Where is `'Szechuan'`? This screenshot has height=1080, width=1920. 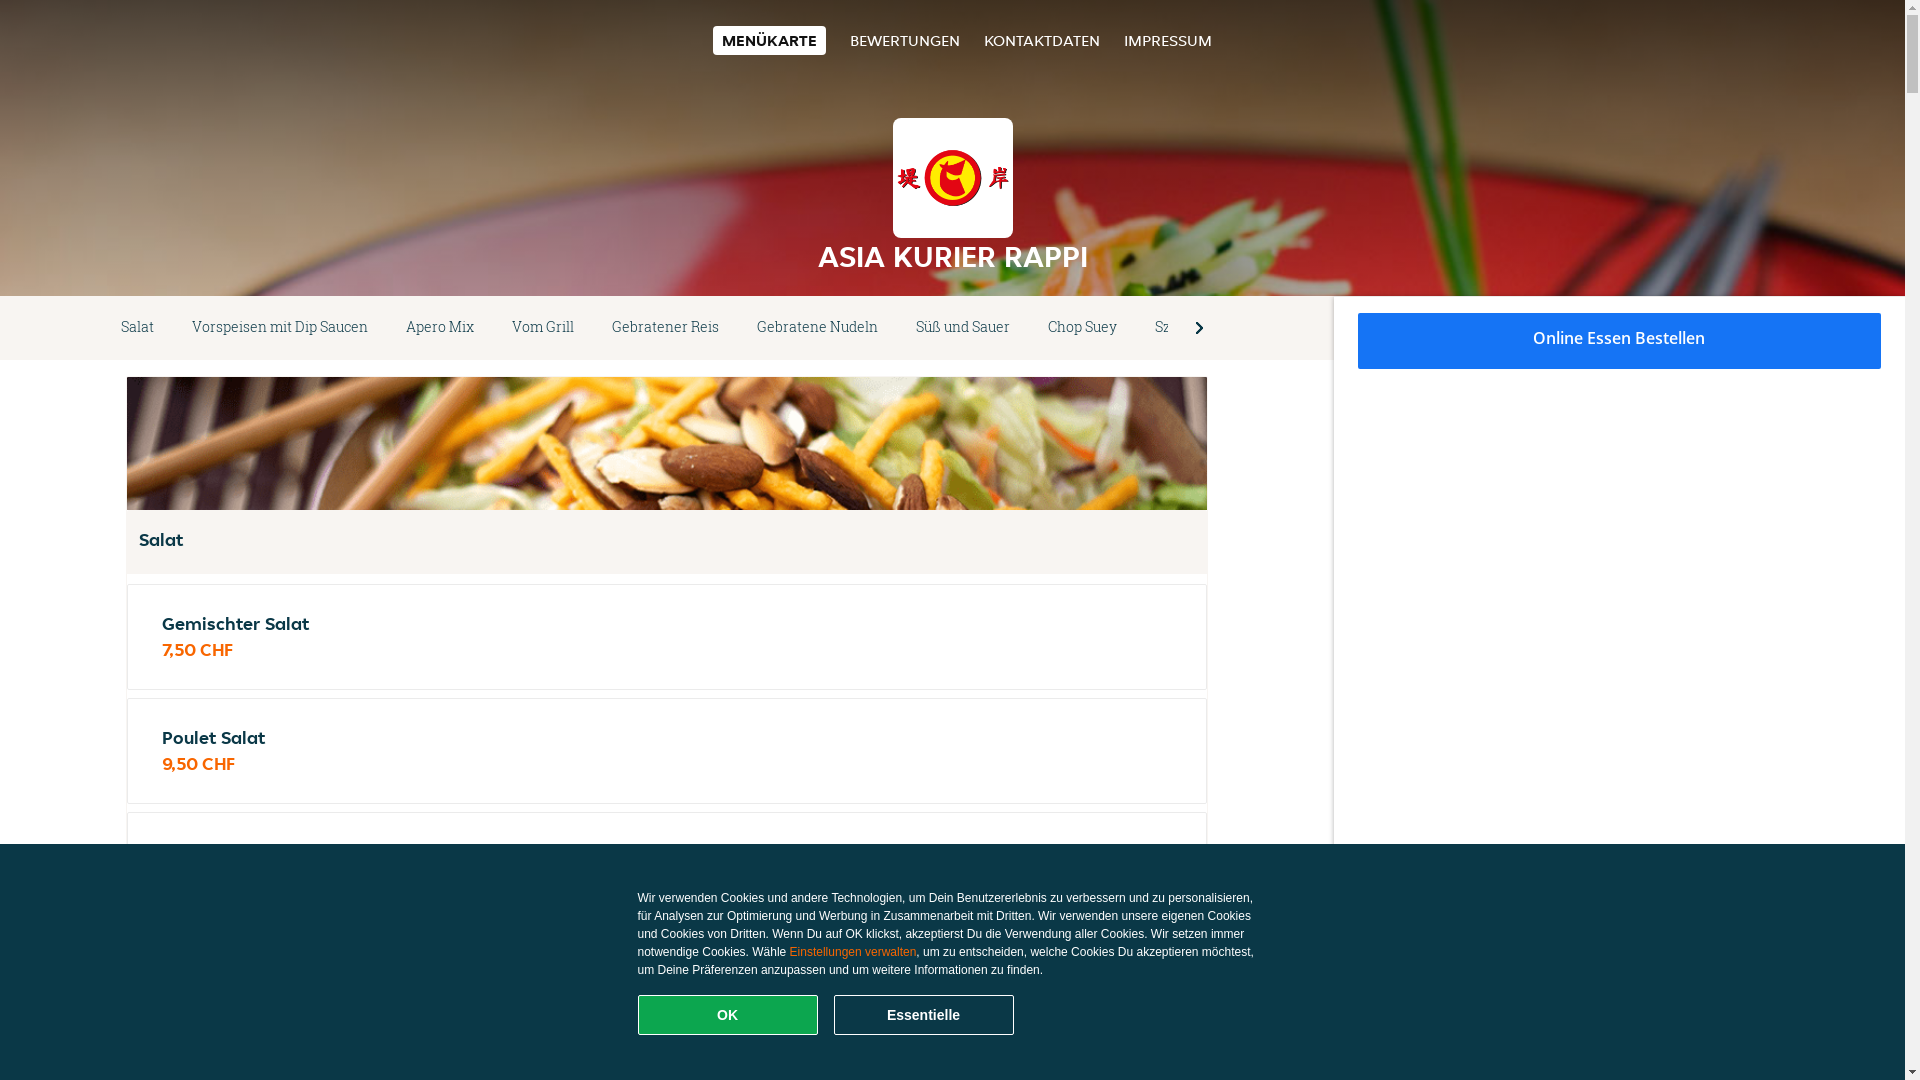 'Szechuan' is located at coordinates (1136, 326).